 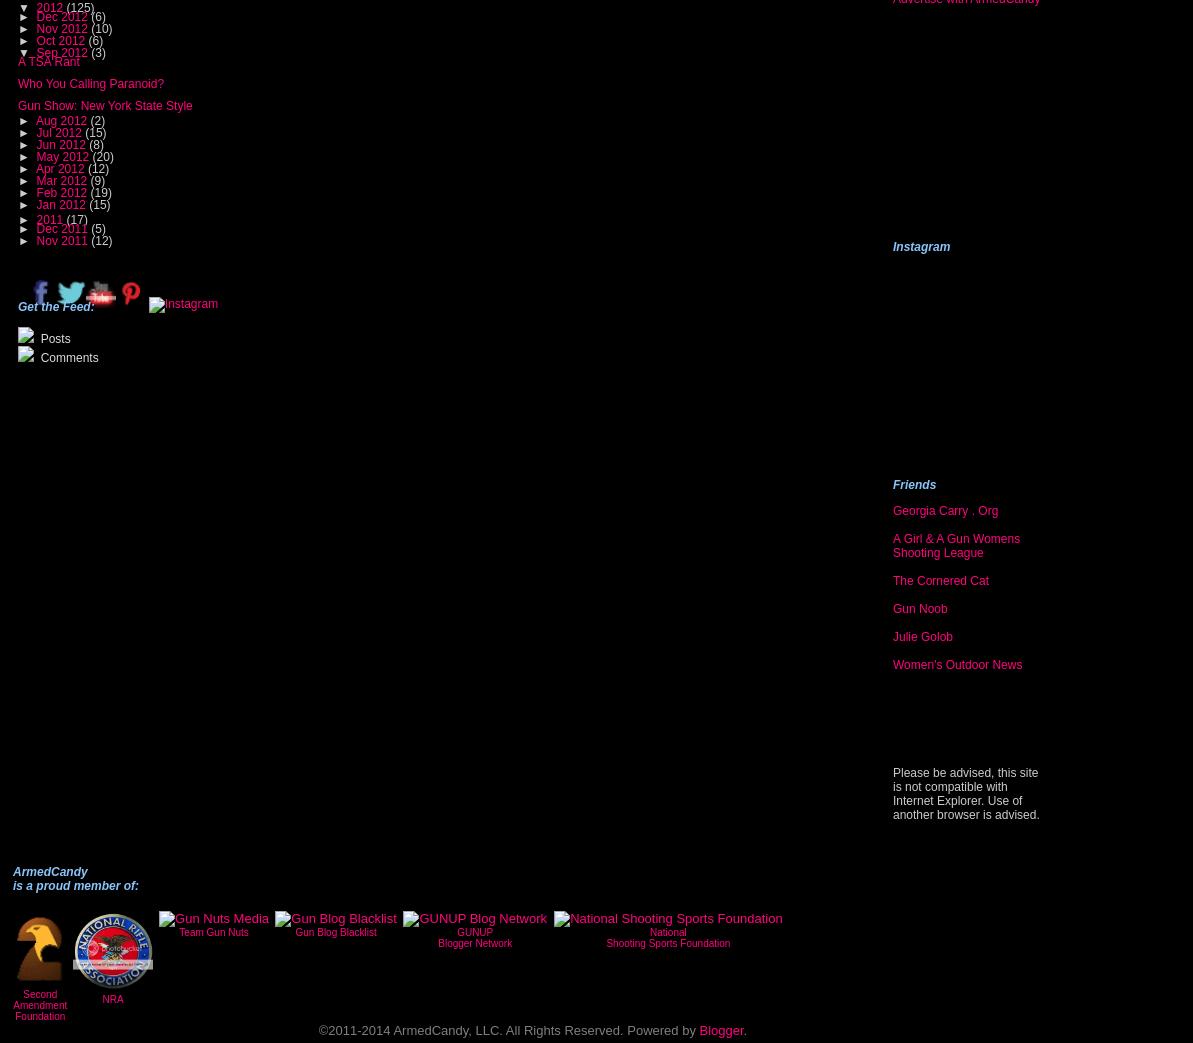 I want to click on '(10)', so click(x=100, y=26).